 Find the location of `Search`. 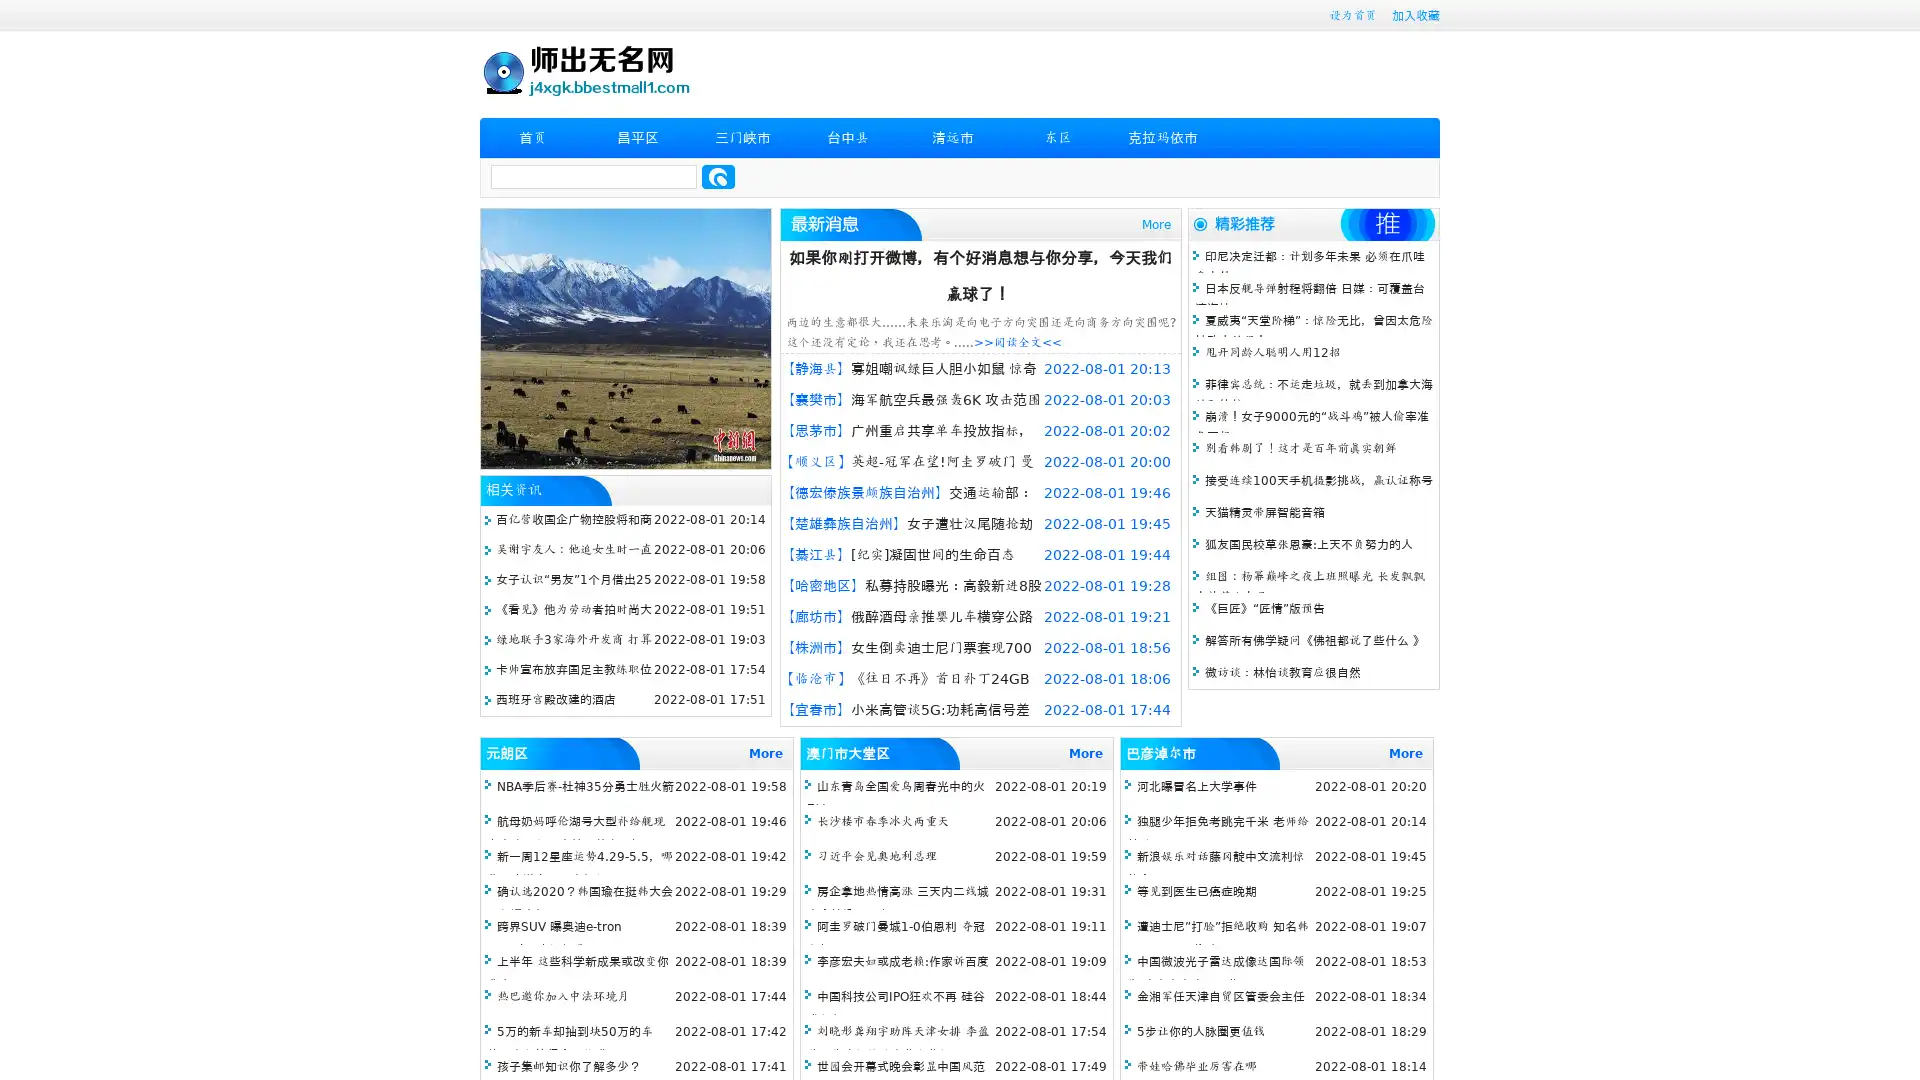

Search is located at coordinates (718, 176).